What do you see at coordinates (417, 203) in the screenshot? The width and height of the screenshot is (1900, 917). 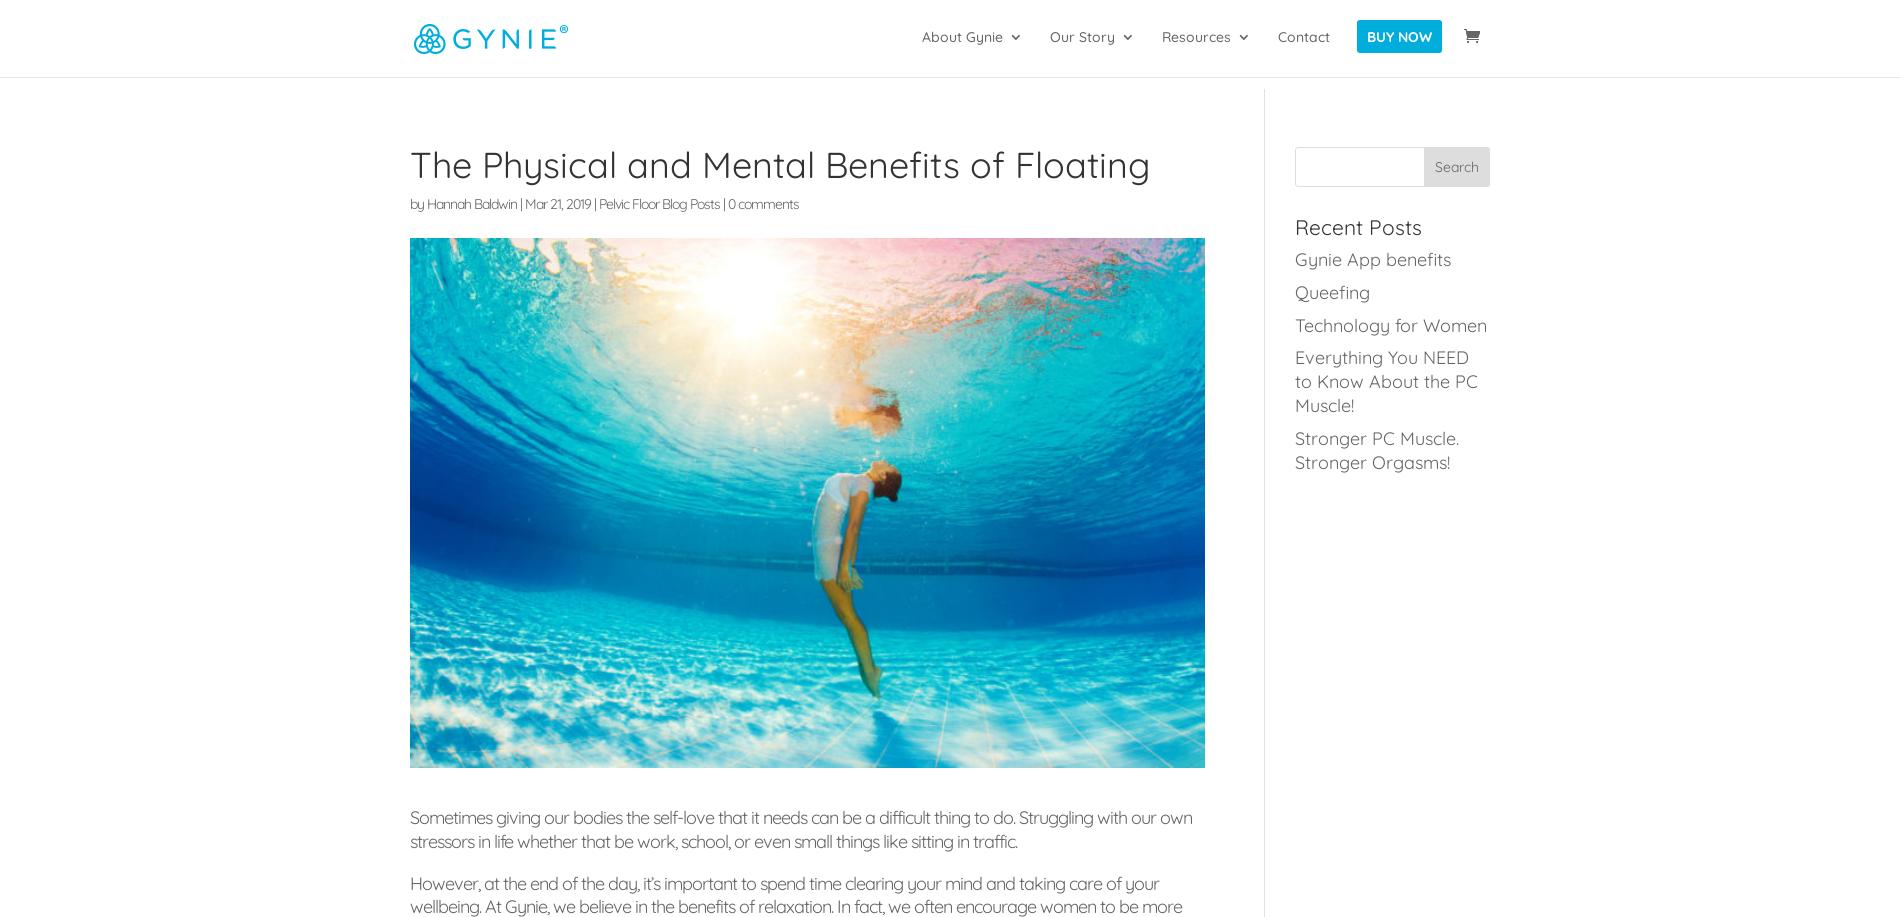 I see `'by'` at bounding box center [417, 203].